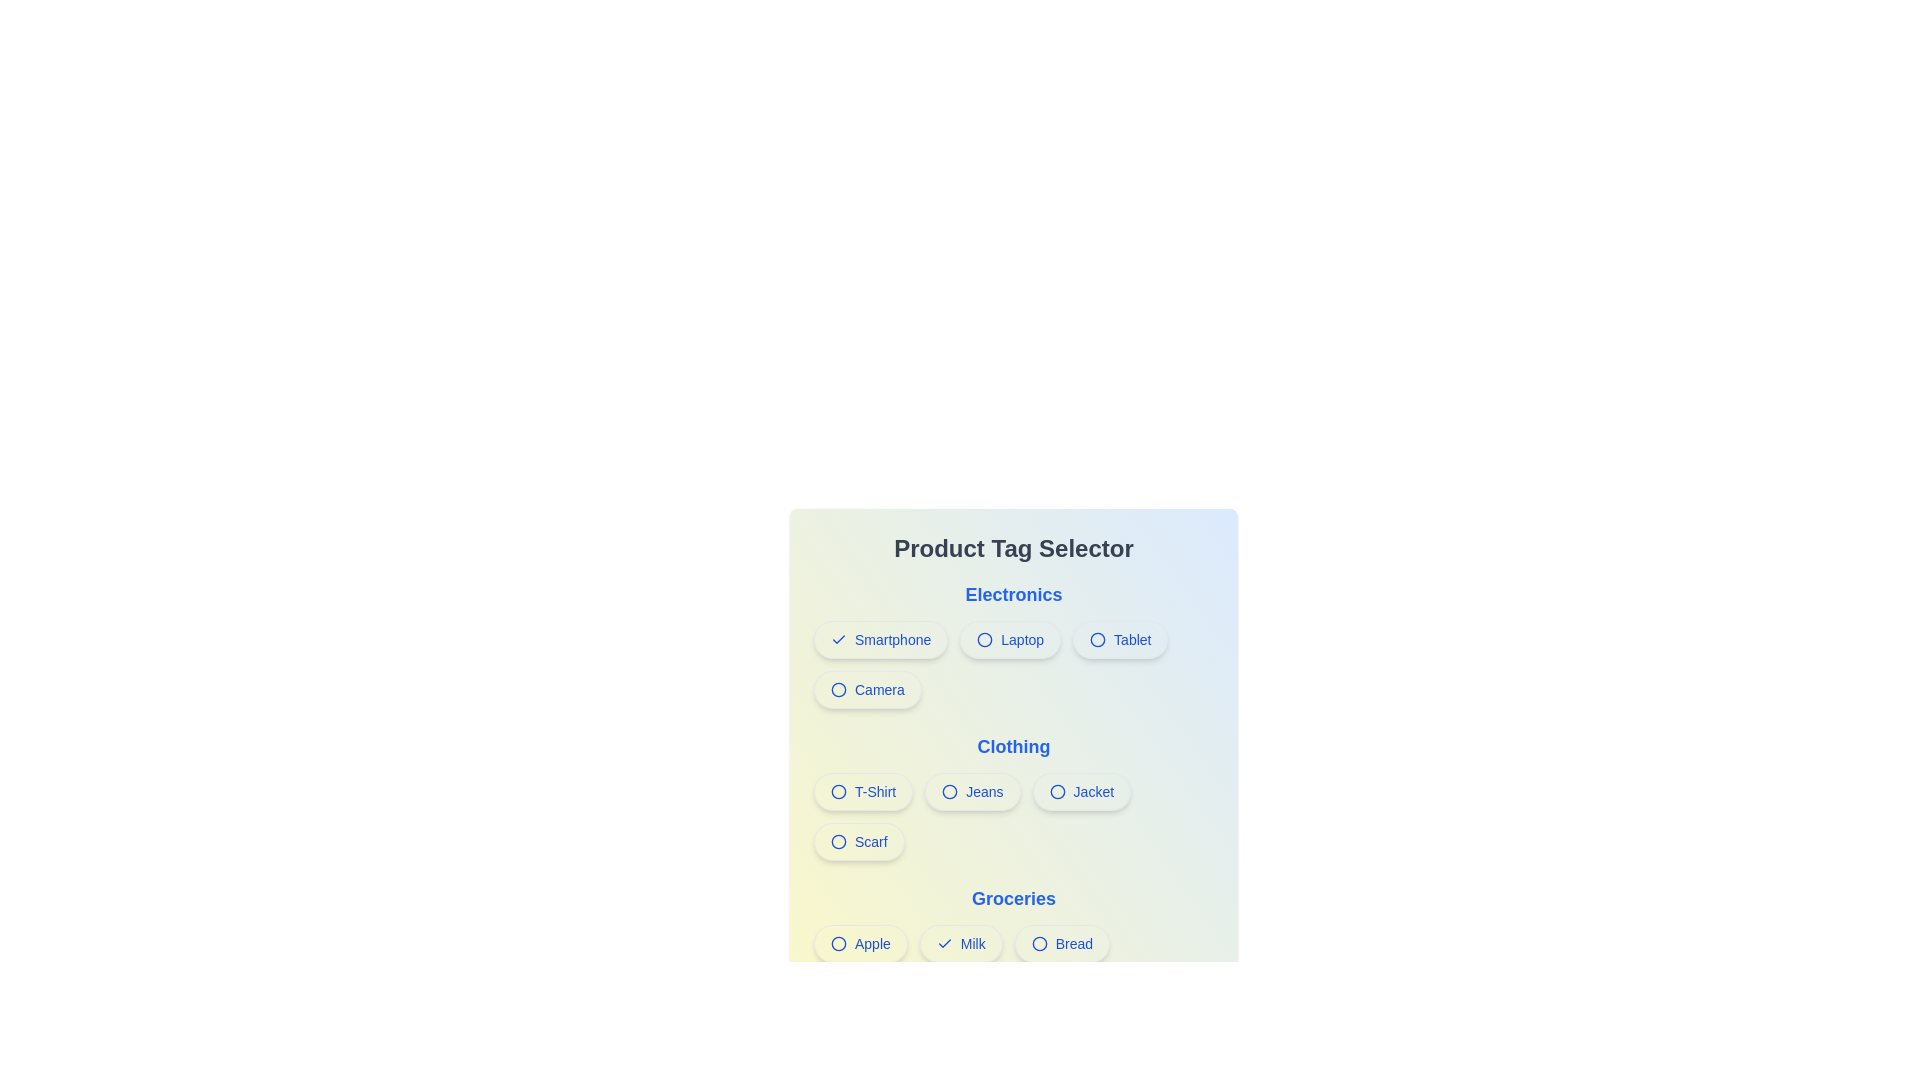  Describe the element at coordinates (839, 944) in the screenshot. I see `visual design of the SVG graphic element associated with the 'Apple' tag button in the 'Groceries' category` at that location.